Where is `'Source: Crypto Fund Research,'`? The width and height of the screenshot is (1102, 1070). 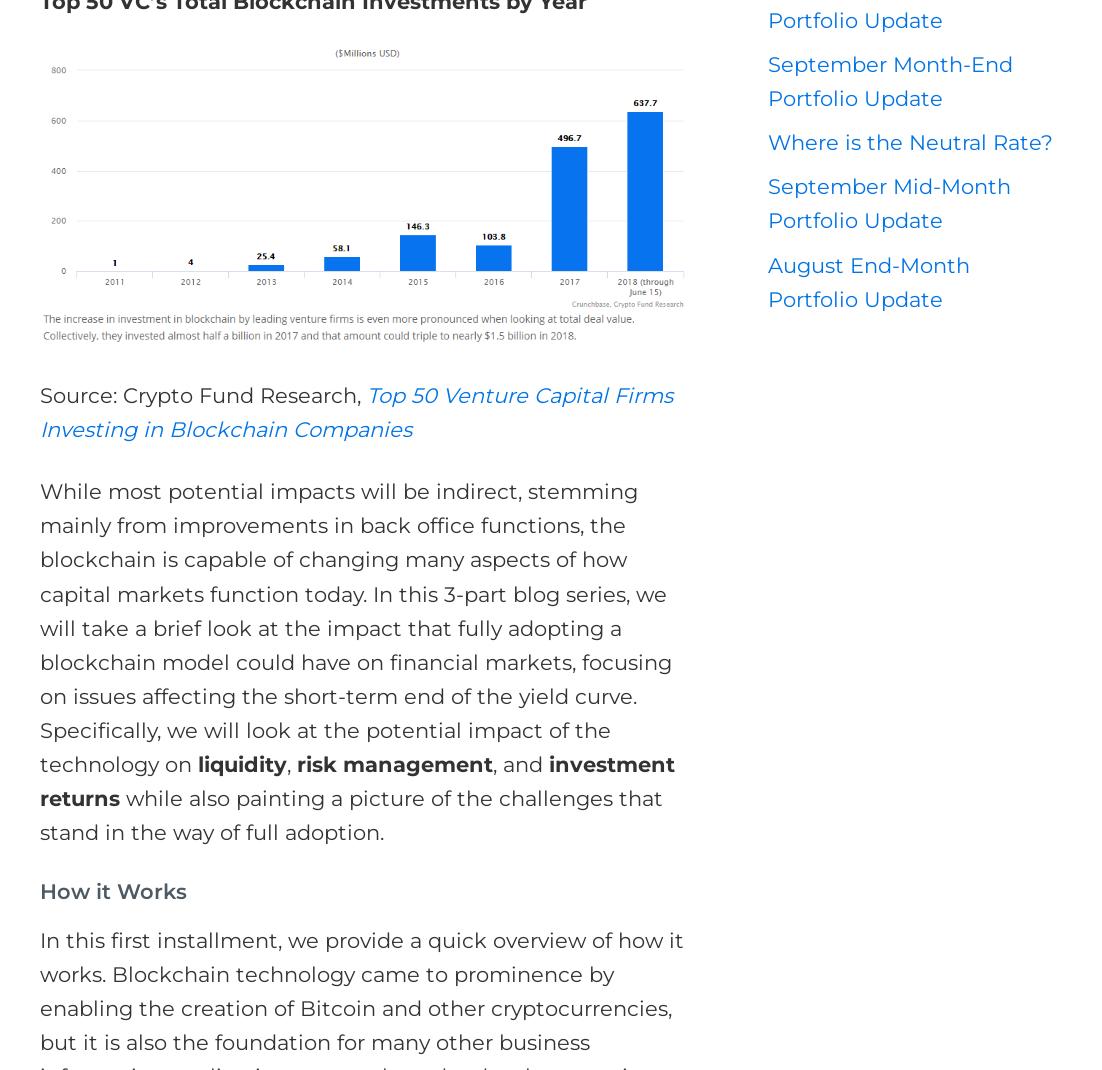
'Source: Crypto Fund Research,' is located at coordinates (203, 393).